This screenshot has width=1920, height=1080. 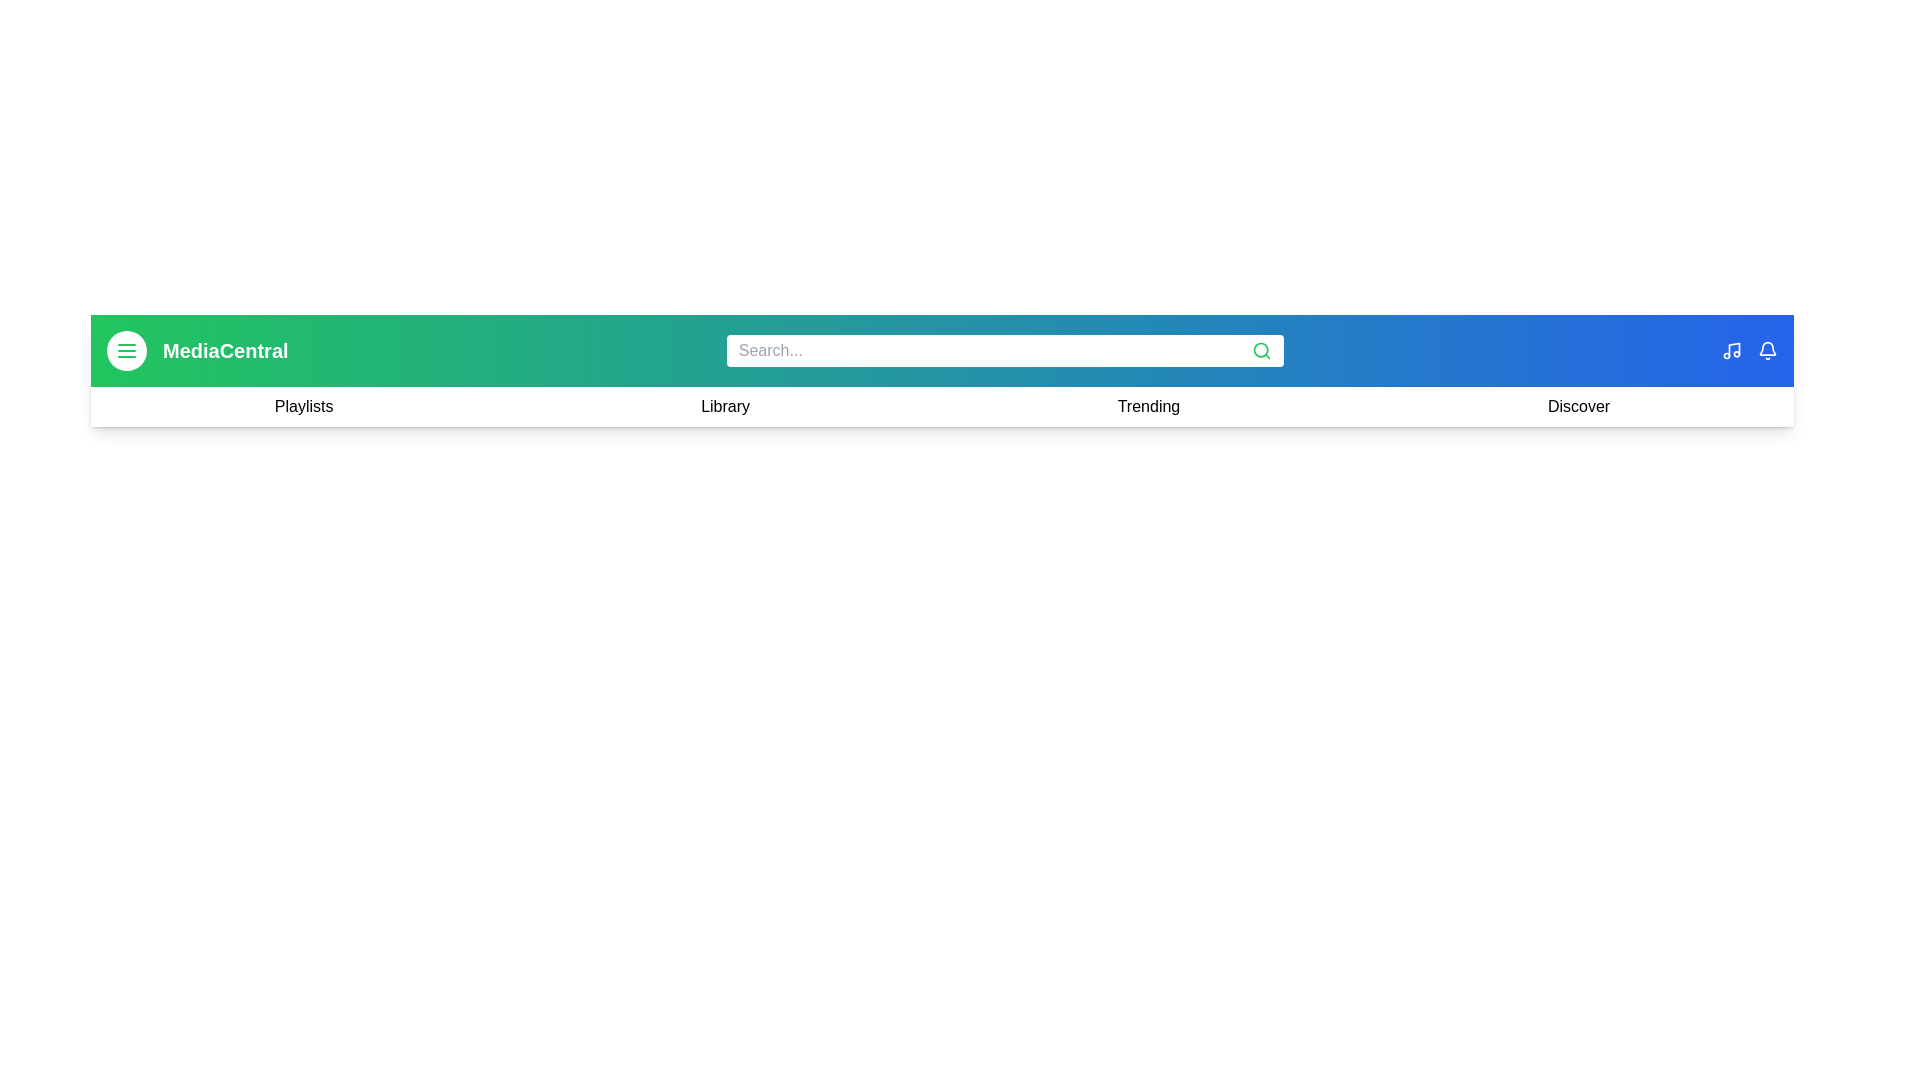 I want to click on the Music icon in the MultimediaAppBar, so click(x=1731, y=350).